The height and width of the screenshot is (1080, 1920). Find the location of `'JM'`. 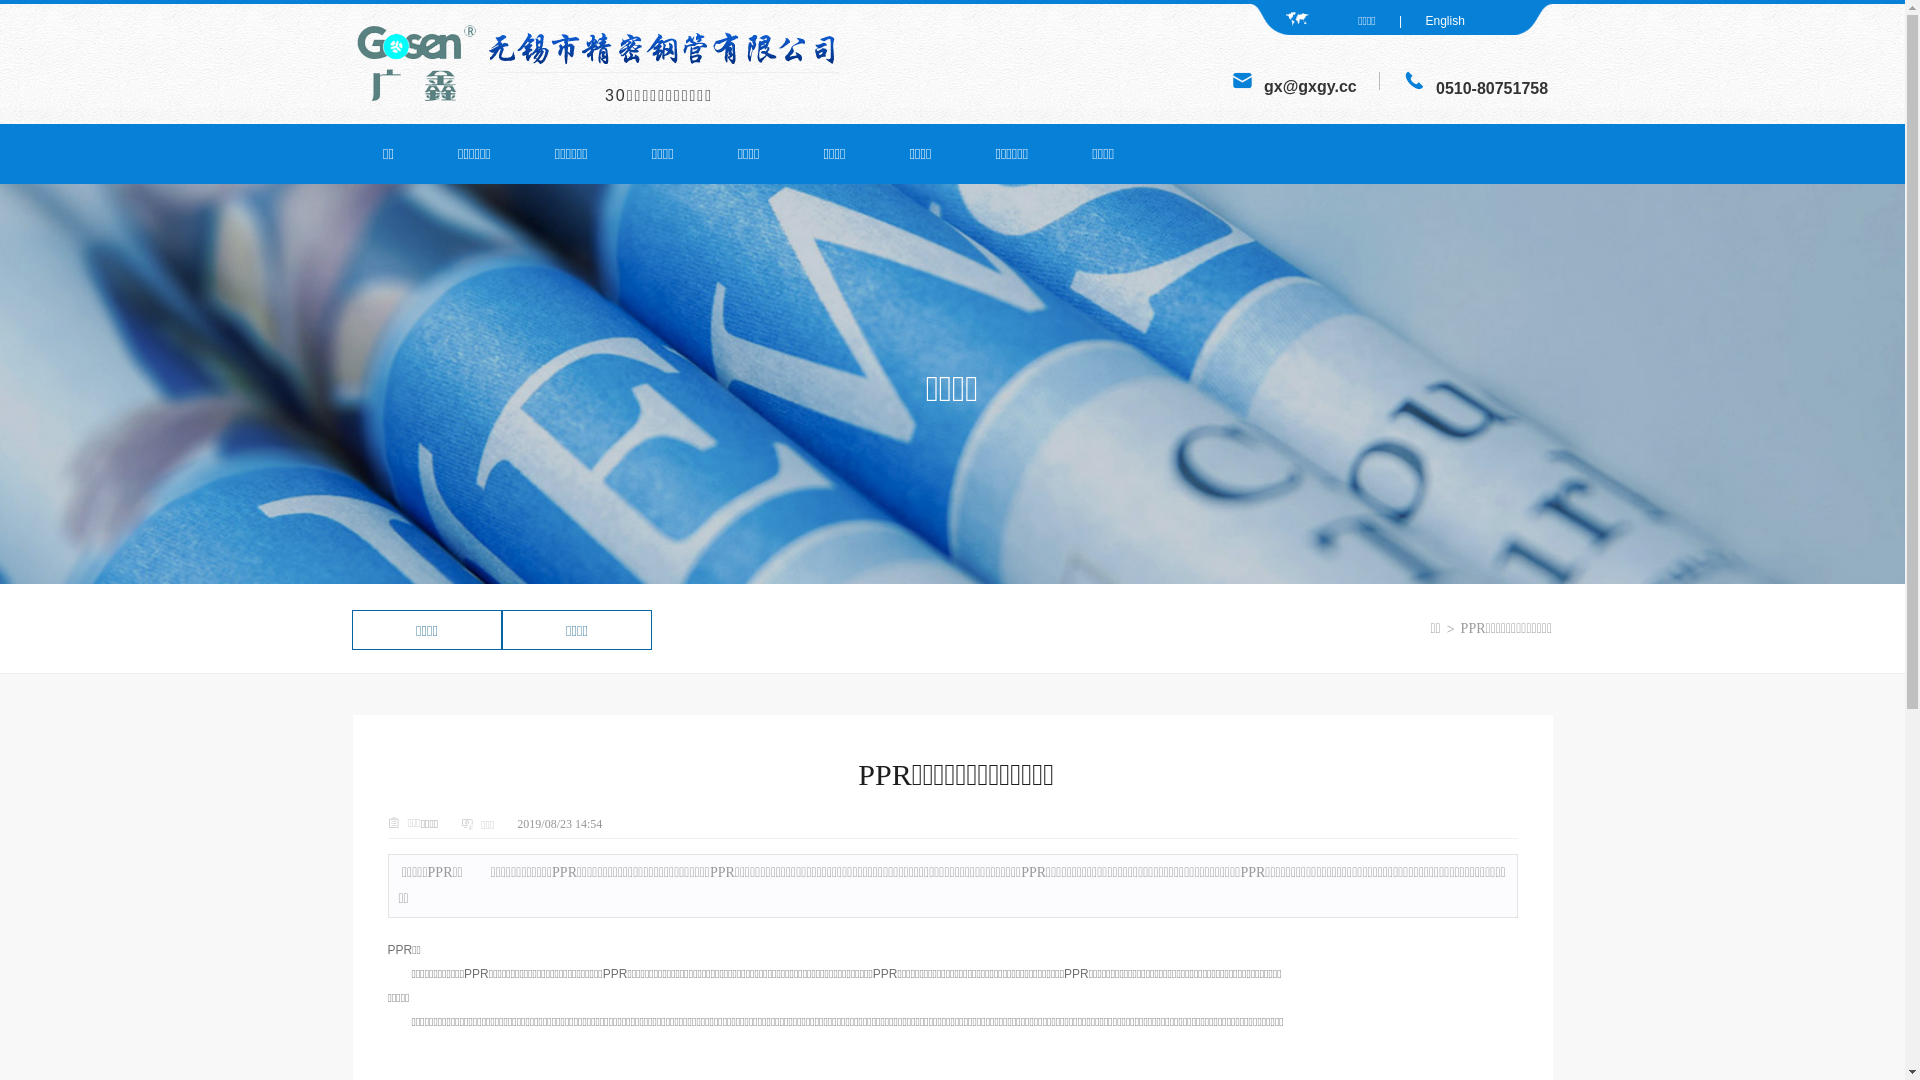

'JM' is located at coordinates (1413, 79).